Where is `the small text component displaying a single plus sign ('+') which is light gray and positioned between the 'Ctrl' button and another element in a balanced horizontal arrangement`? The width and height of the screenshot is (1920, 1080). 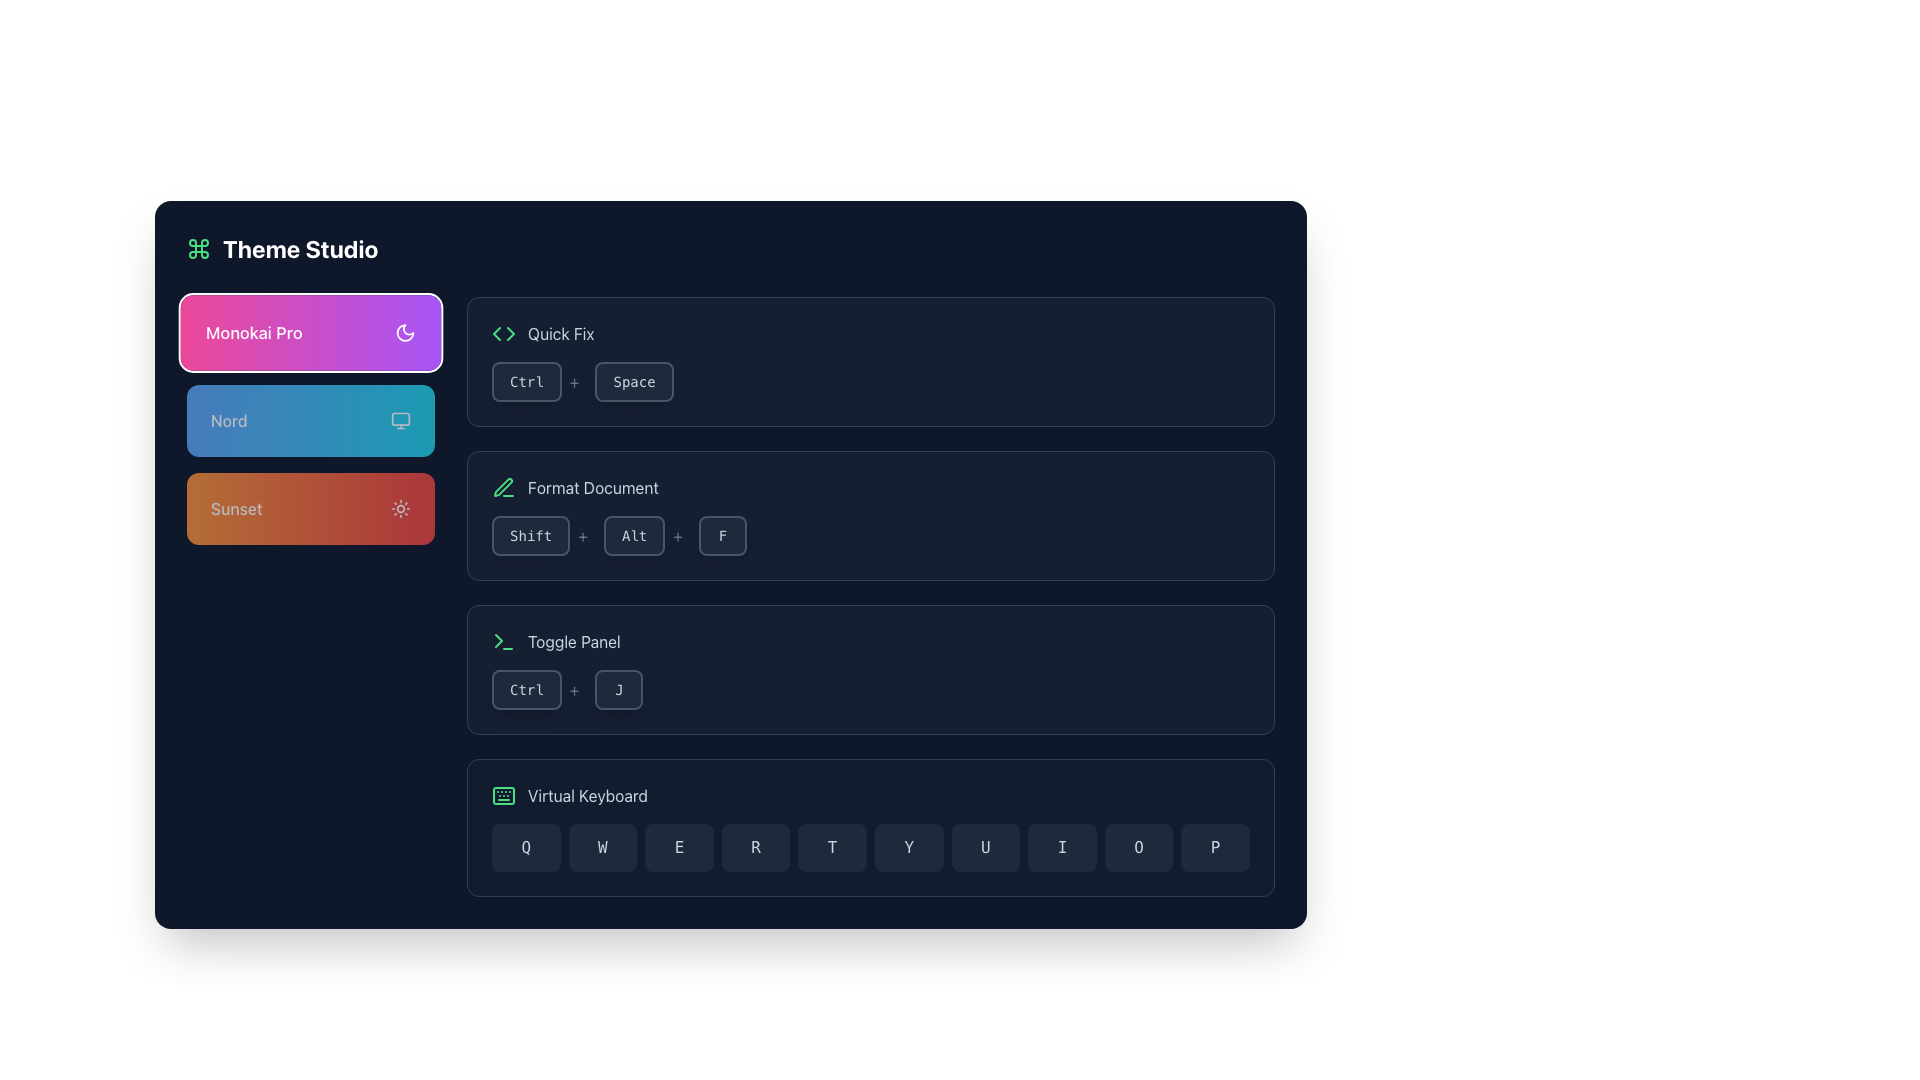
the small text component displaying a single plus sign ('+') which is light gray and positioned between the 'Ctrl' button and another element in a balanced horizontal arrangement is located at coordinates (573, 381).